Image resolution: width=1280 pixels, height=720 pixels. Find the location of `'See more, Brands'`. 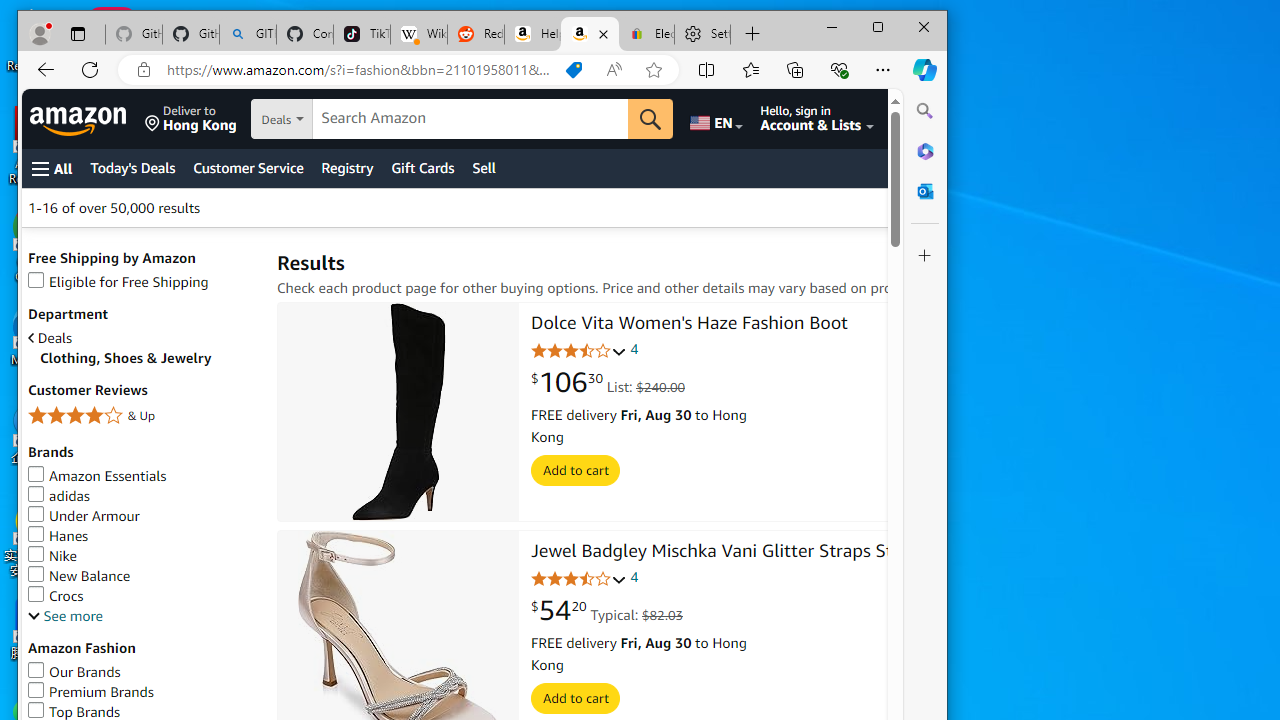

'See more, Brands' is located at coordinates (65, 615).